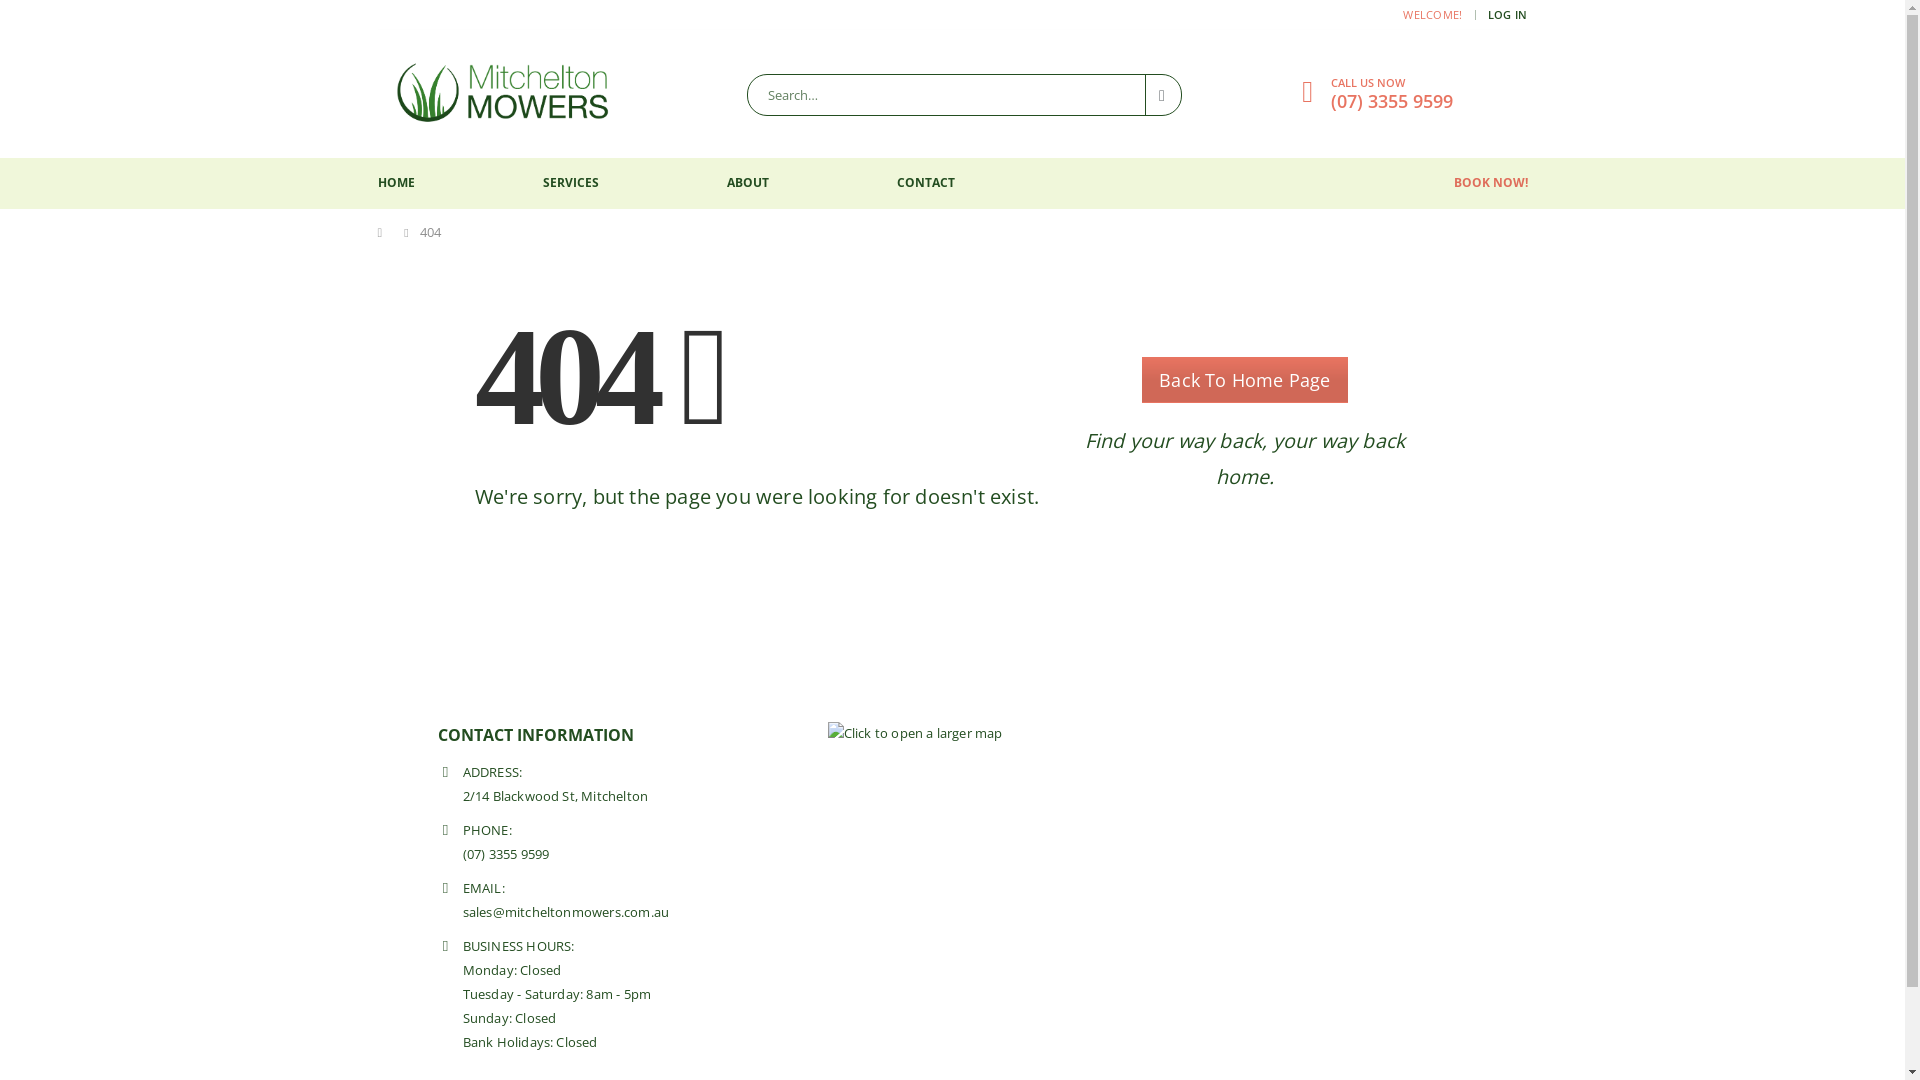  What do you see at coordinates (564, 912) in the screenshot?
I see `'sales@mitcheltonmowers.com.au'` at bounding box center [564, 912].